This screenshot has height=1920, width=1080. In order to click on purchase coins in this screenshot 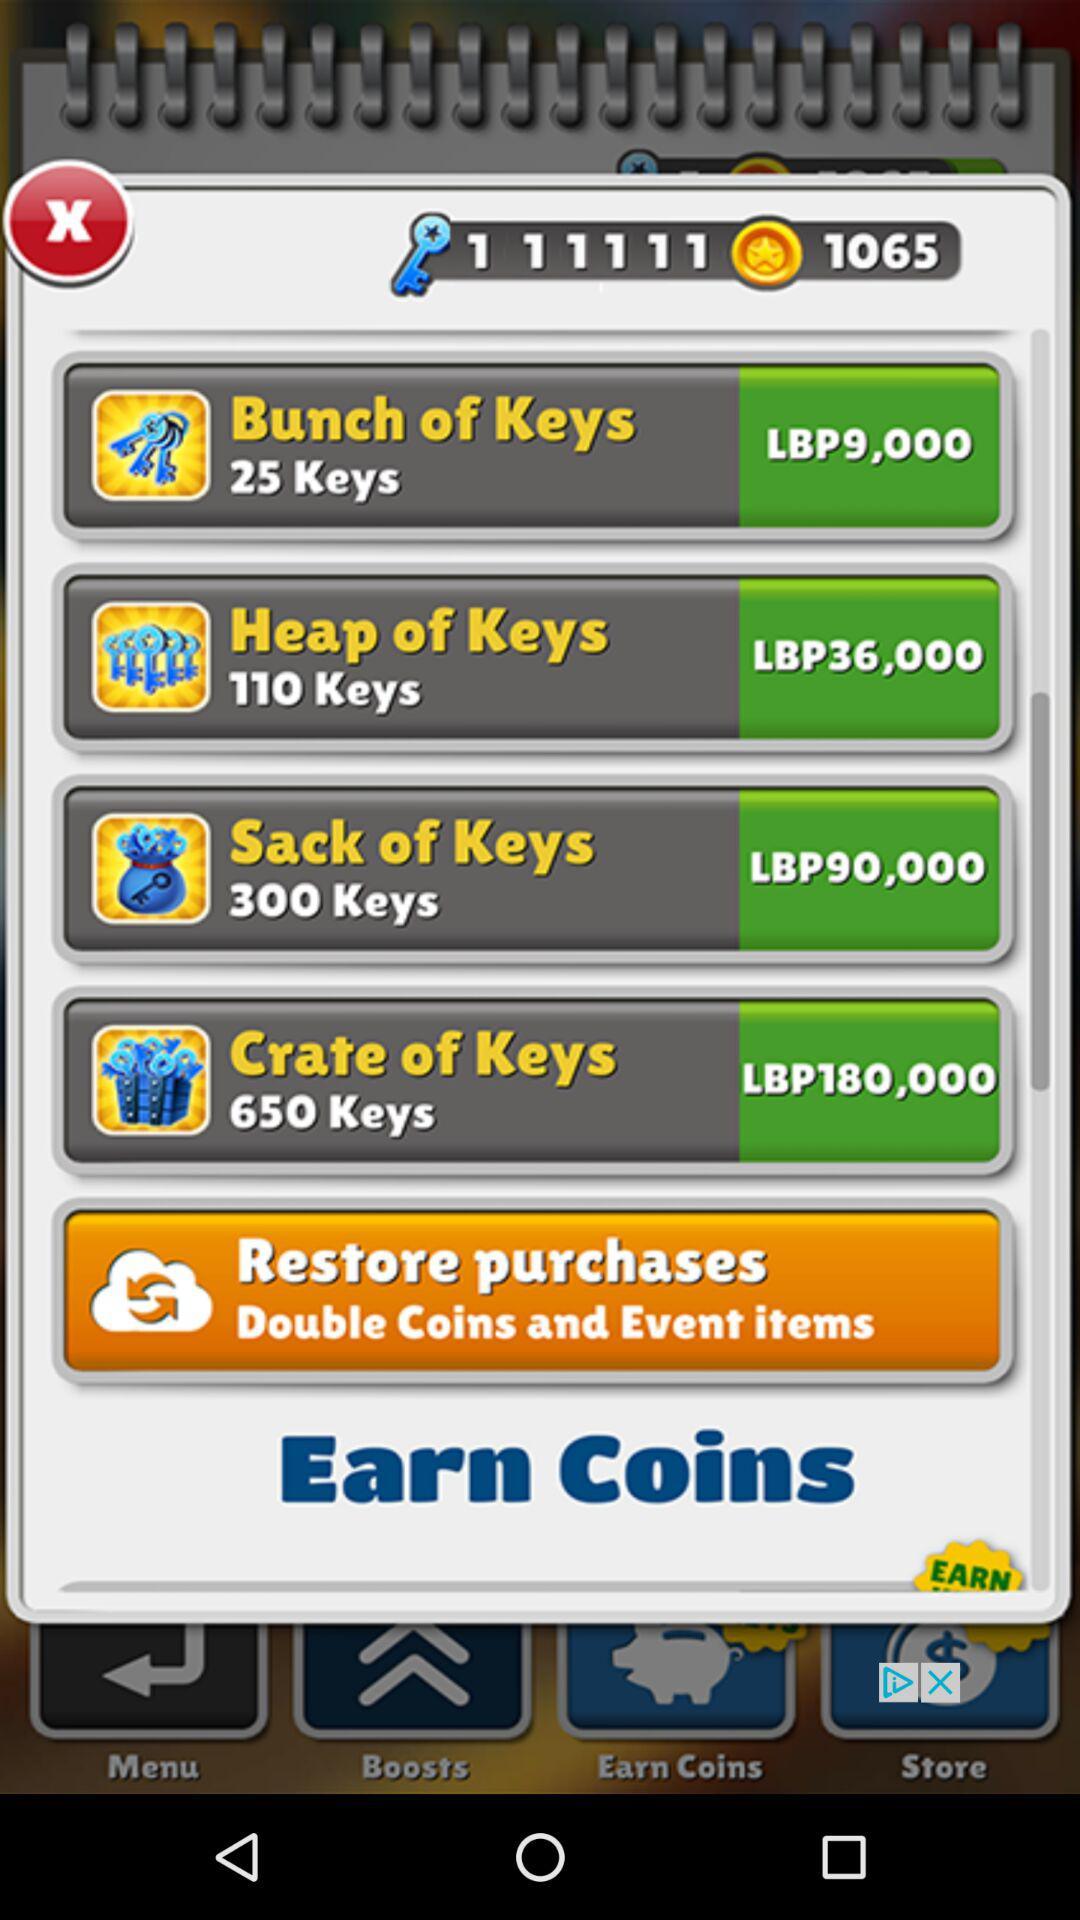, I will do `click(868, 653)`.